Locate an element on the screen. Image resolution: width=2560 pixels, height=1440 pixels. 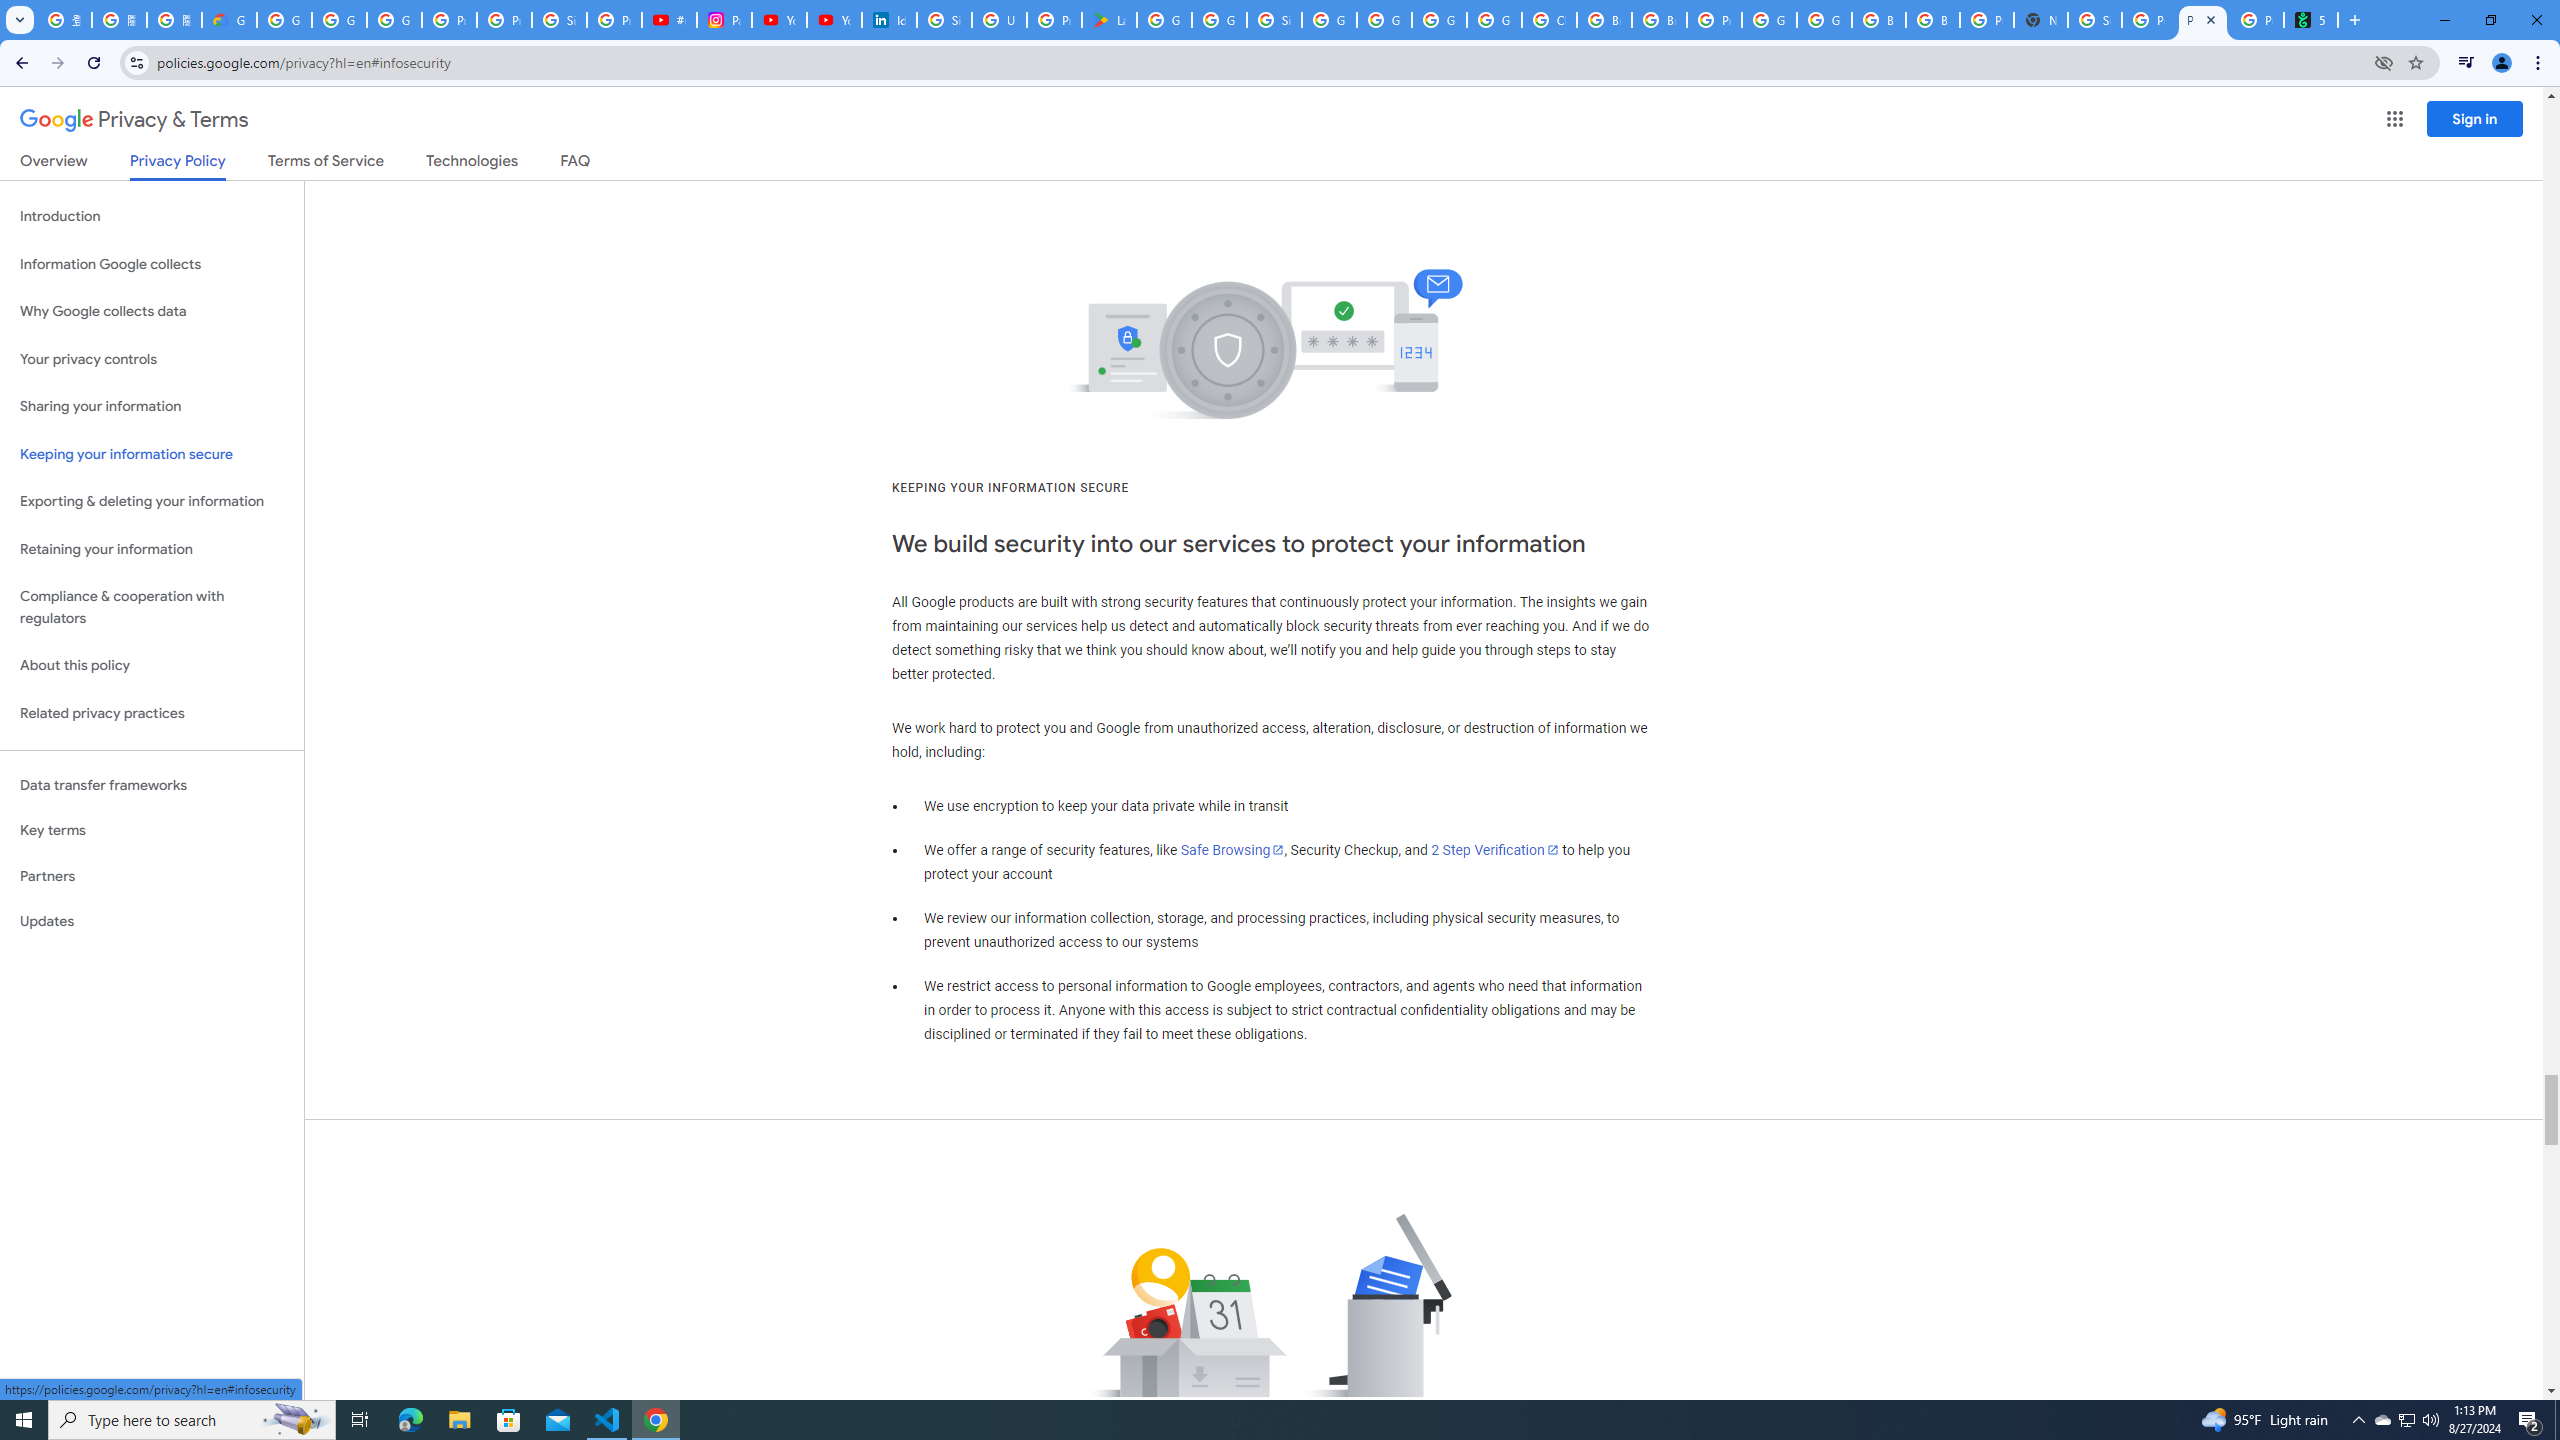
'Google Cloud Platform' is located at coordinates (1823, 19).